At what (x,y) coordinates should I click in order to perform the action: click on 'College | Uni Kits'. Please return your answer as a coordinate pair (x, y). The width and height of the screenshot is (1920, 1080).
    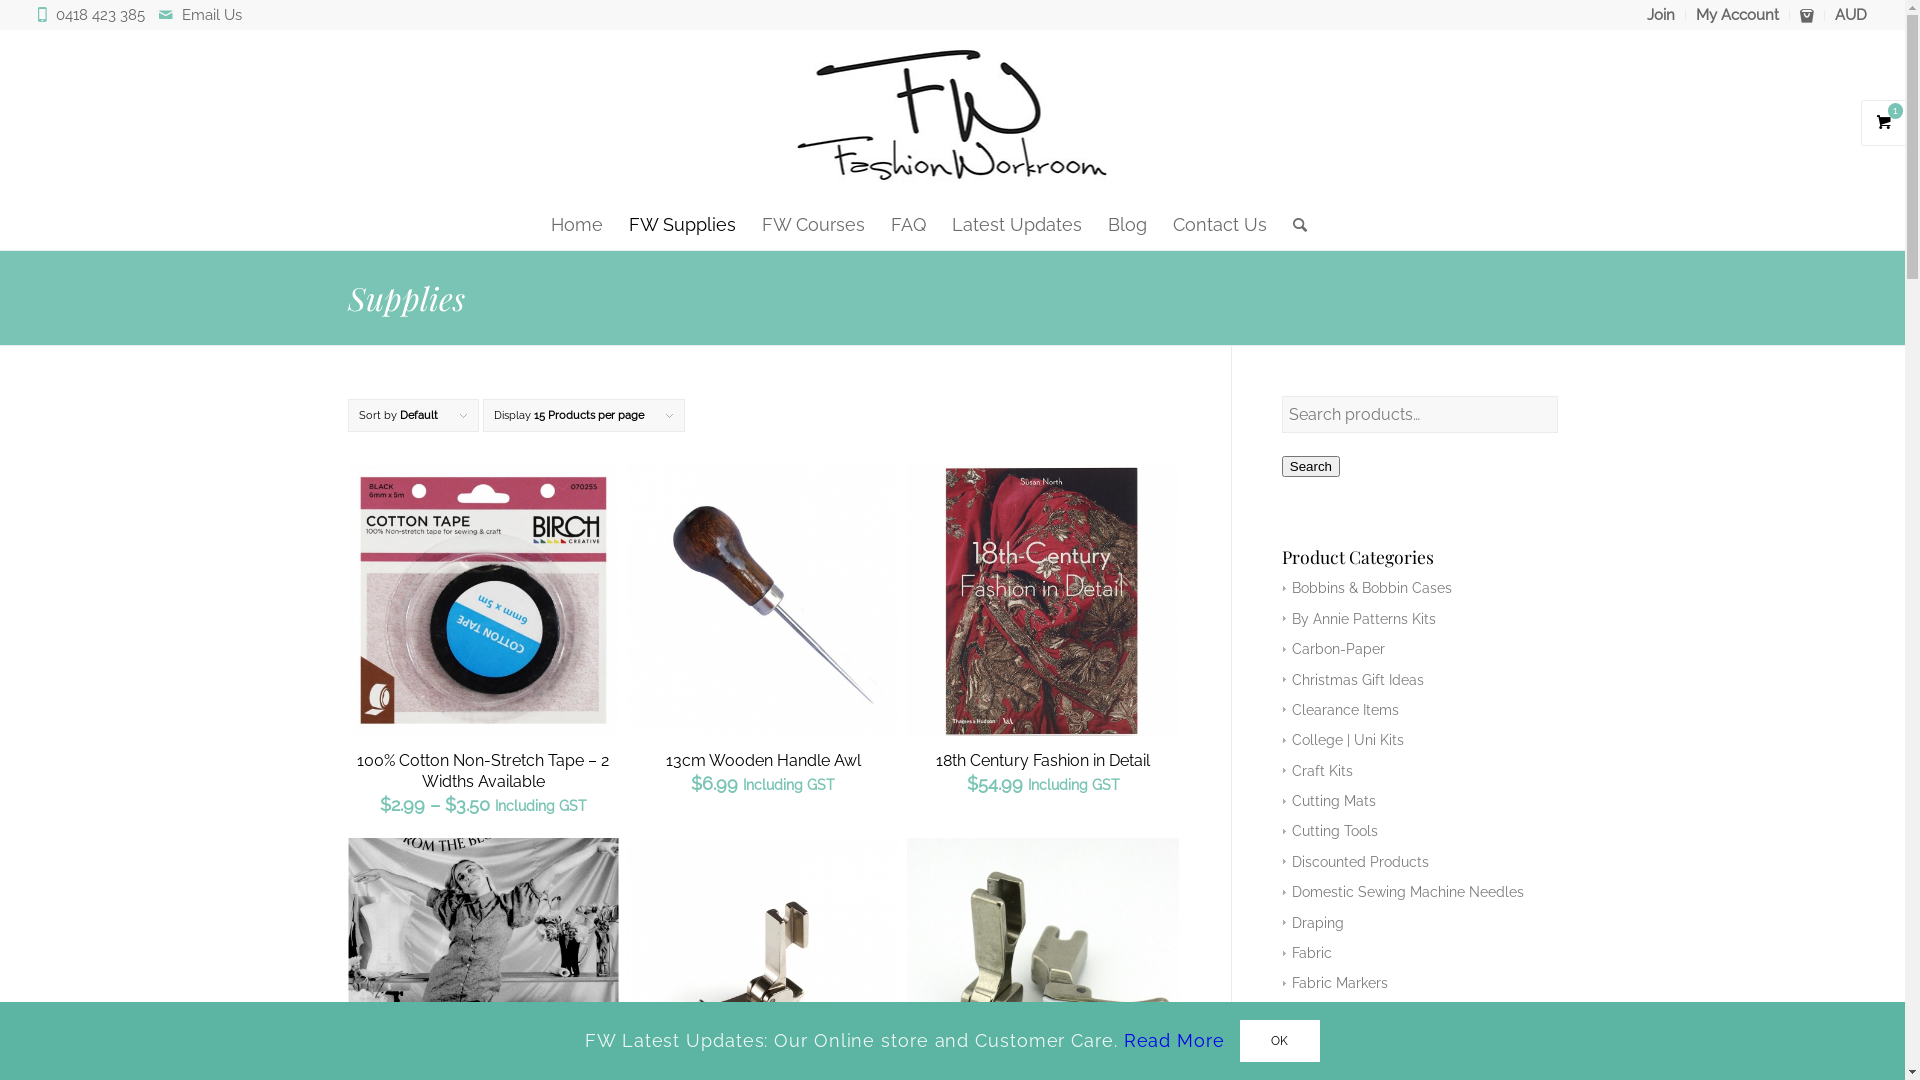
    Looking at the image, I should click on (1343, 740).